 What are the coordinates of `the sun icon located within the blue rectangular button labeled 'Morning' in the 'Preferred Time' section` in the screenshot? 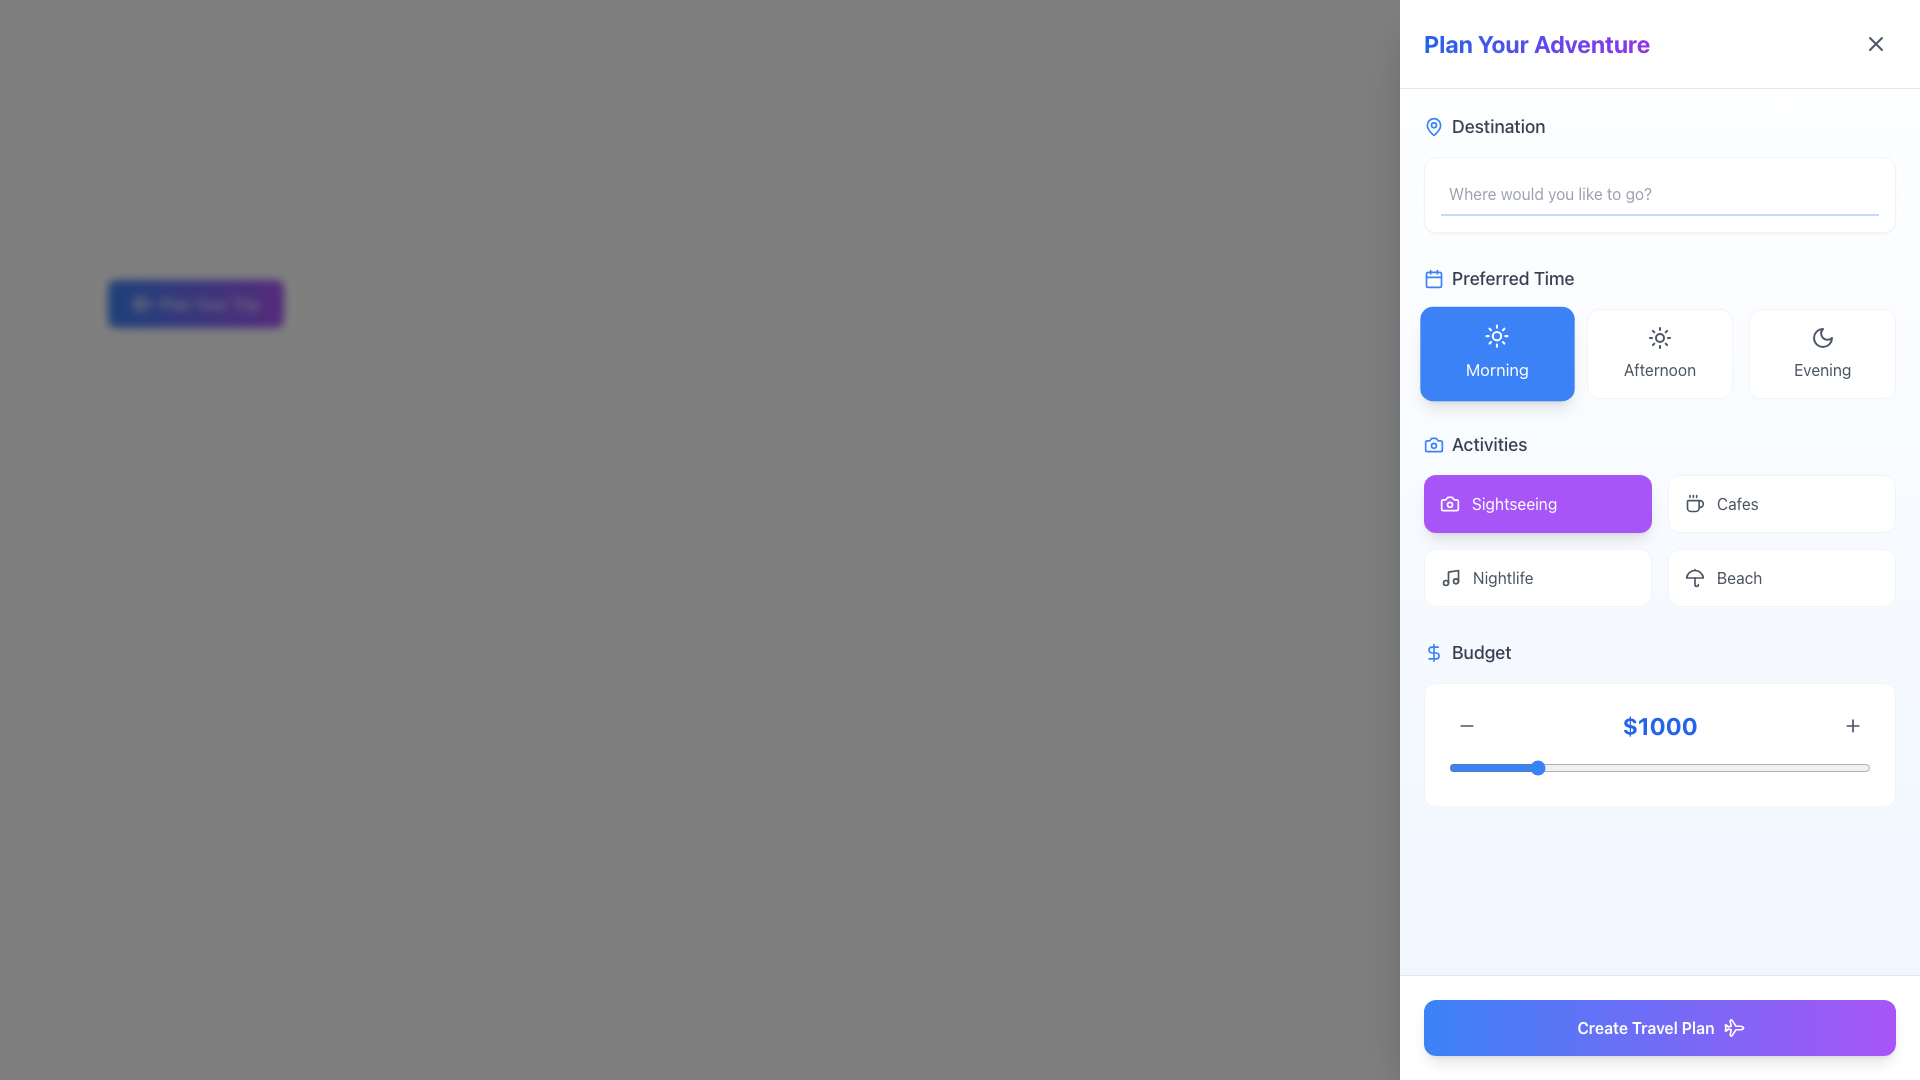 It's located at (1497, 335).